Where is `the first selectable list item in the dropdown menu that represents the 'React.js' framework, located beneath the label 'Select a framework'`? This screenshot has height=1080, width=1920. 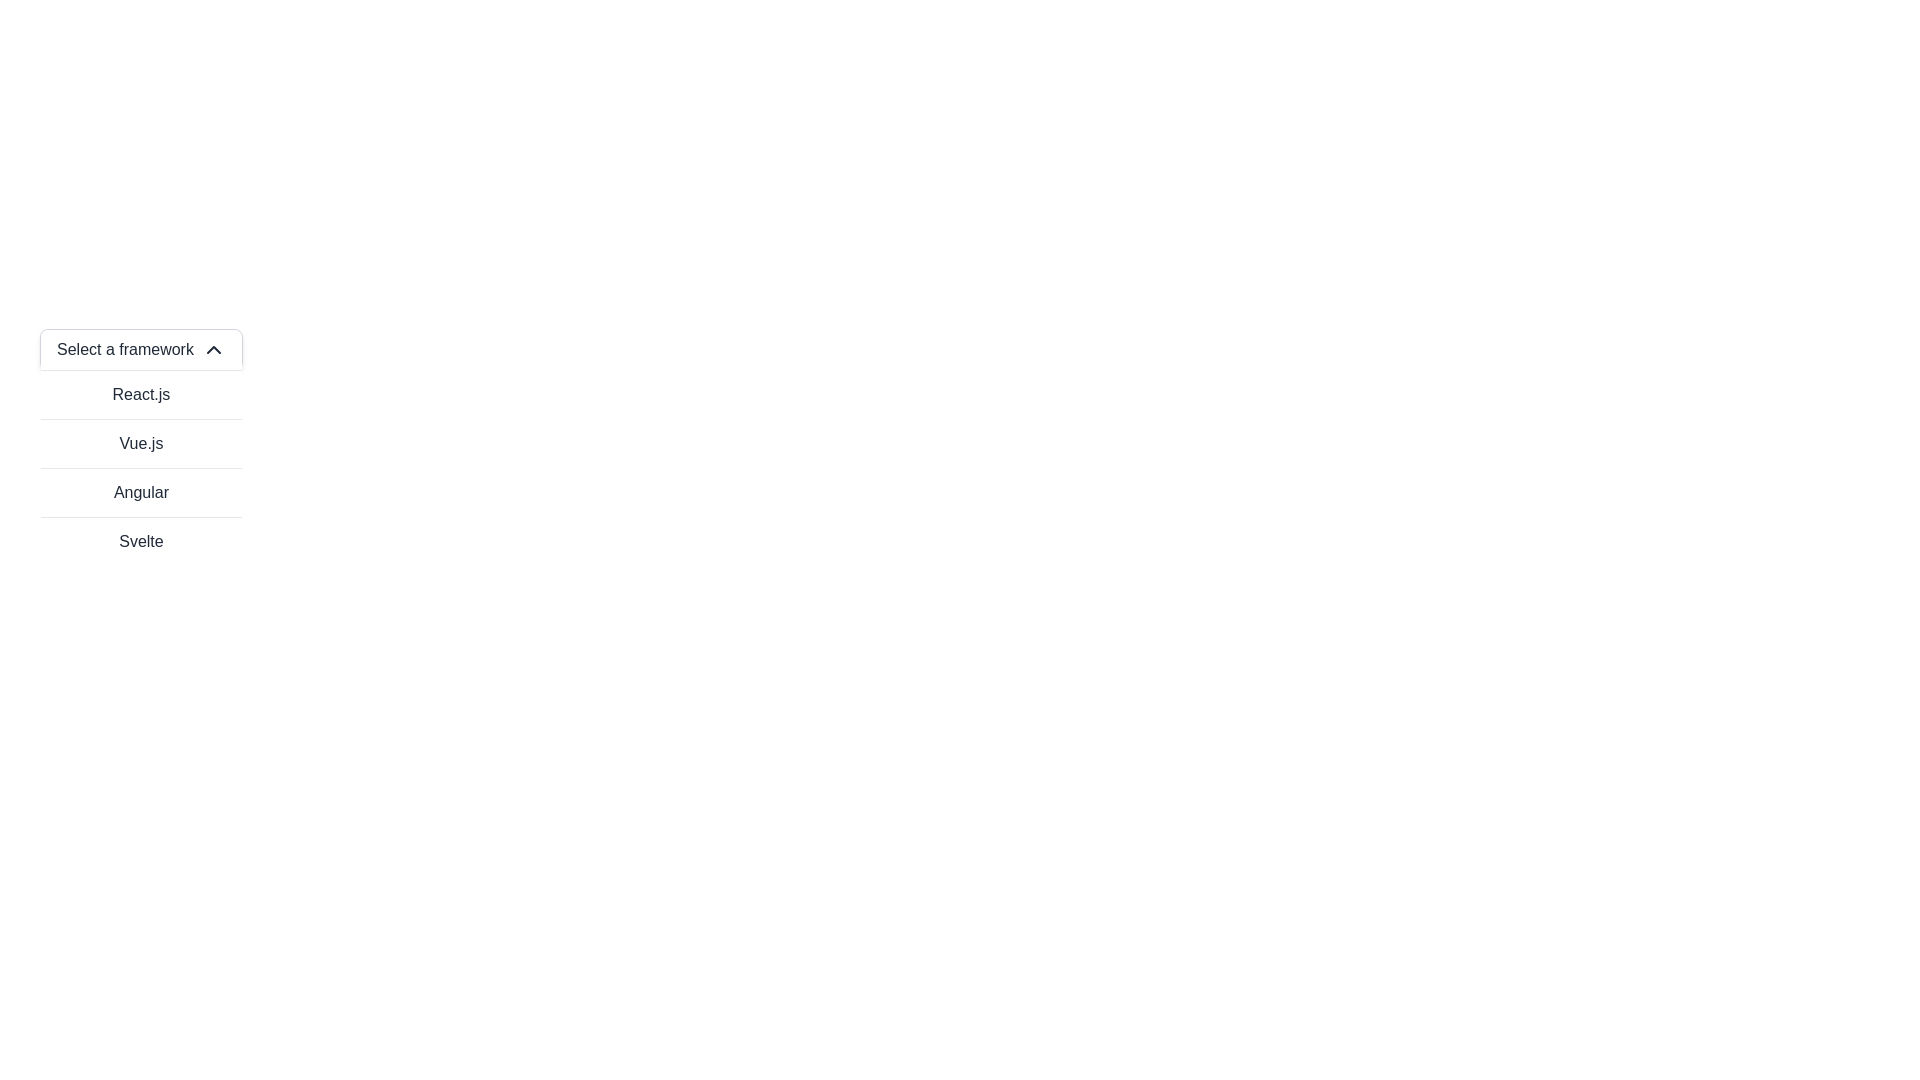
the first selectable list item in the dropdown menu that represents the 'React.js' framework, located beneath the label 'Select a framework' is located at coordinates (140, 394).